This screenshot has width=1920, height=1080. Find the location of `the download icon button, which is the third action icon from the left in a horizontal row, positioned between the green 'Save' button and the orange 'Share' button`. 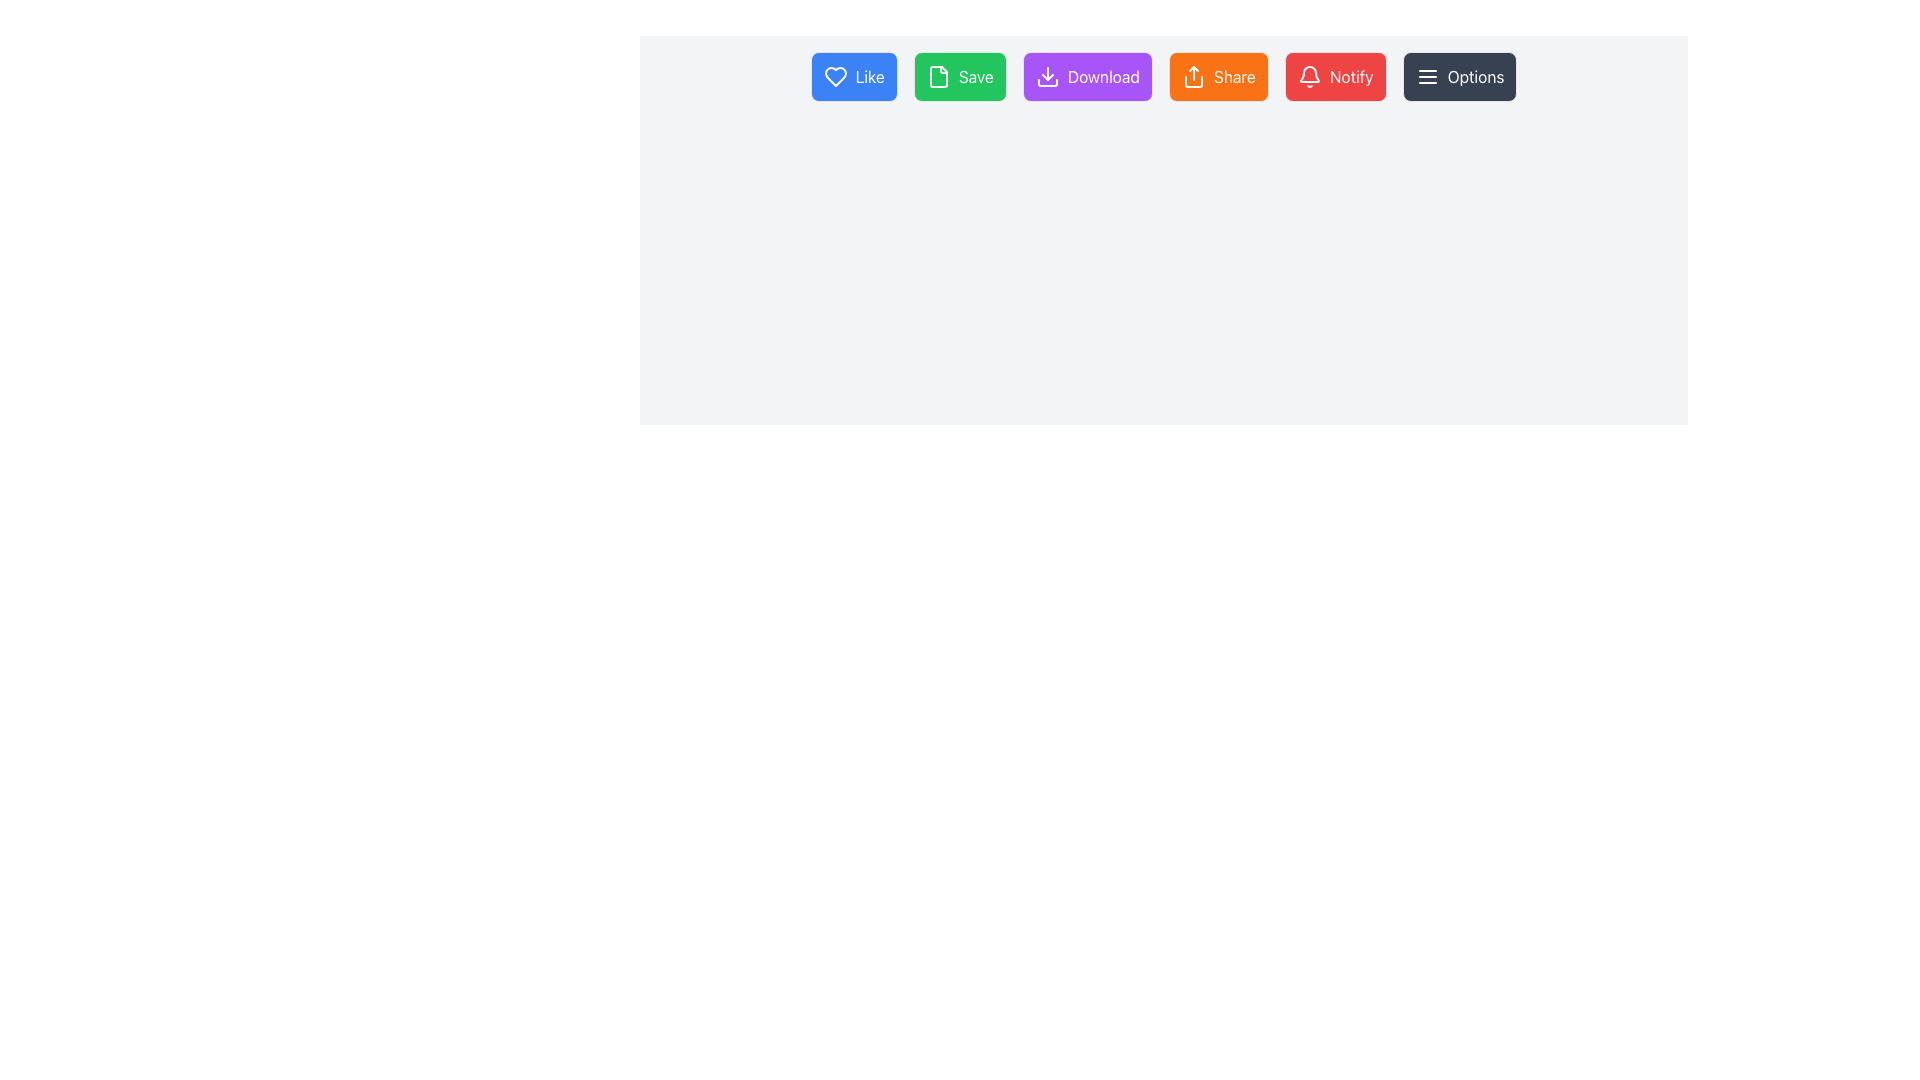

the download icon button, which is the third action icon from the left in a horizontal row, positioned between the green 'Save' button and the orange 'Share' button is located at coordinates (1046, 82).